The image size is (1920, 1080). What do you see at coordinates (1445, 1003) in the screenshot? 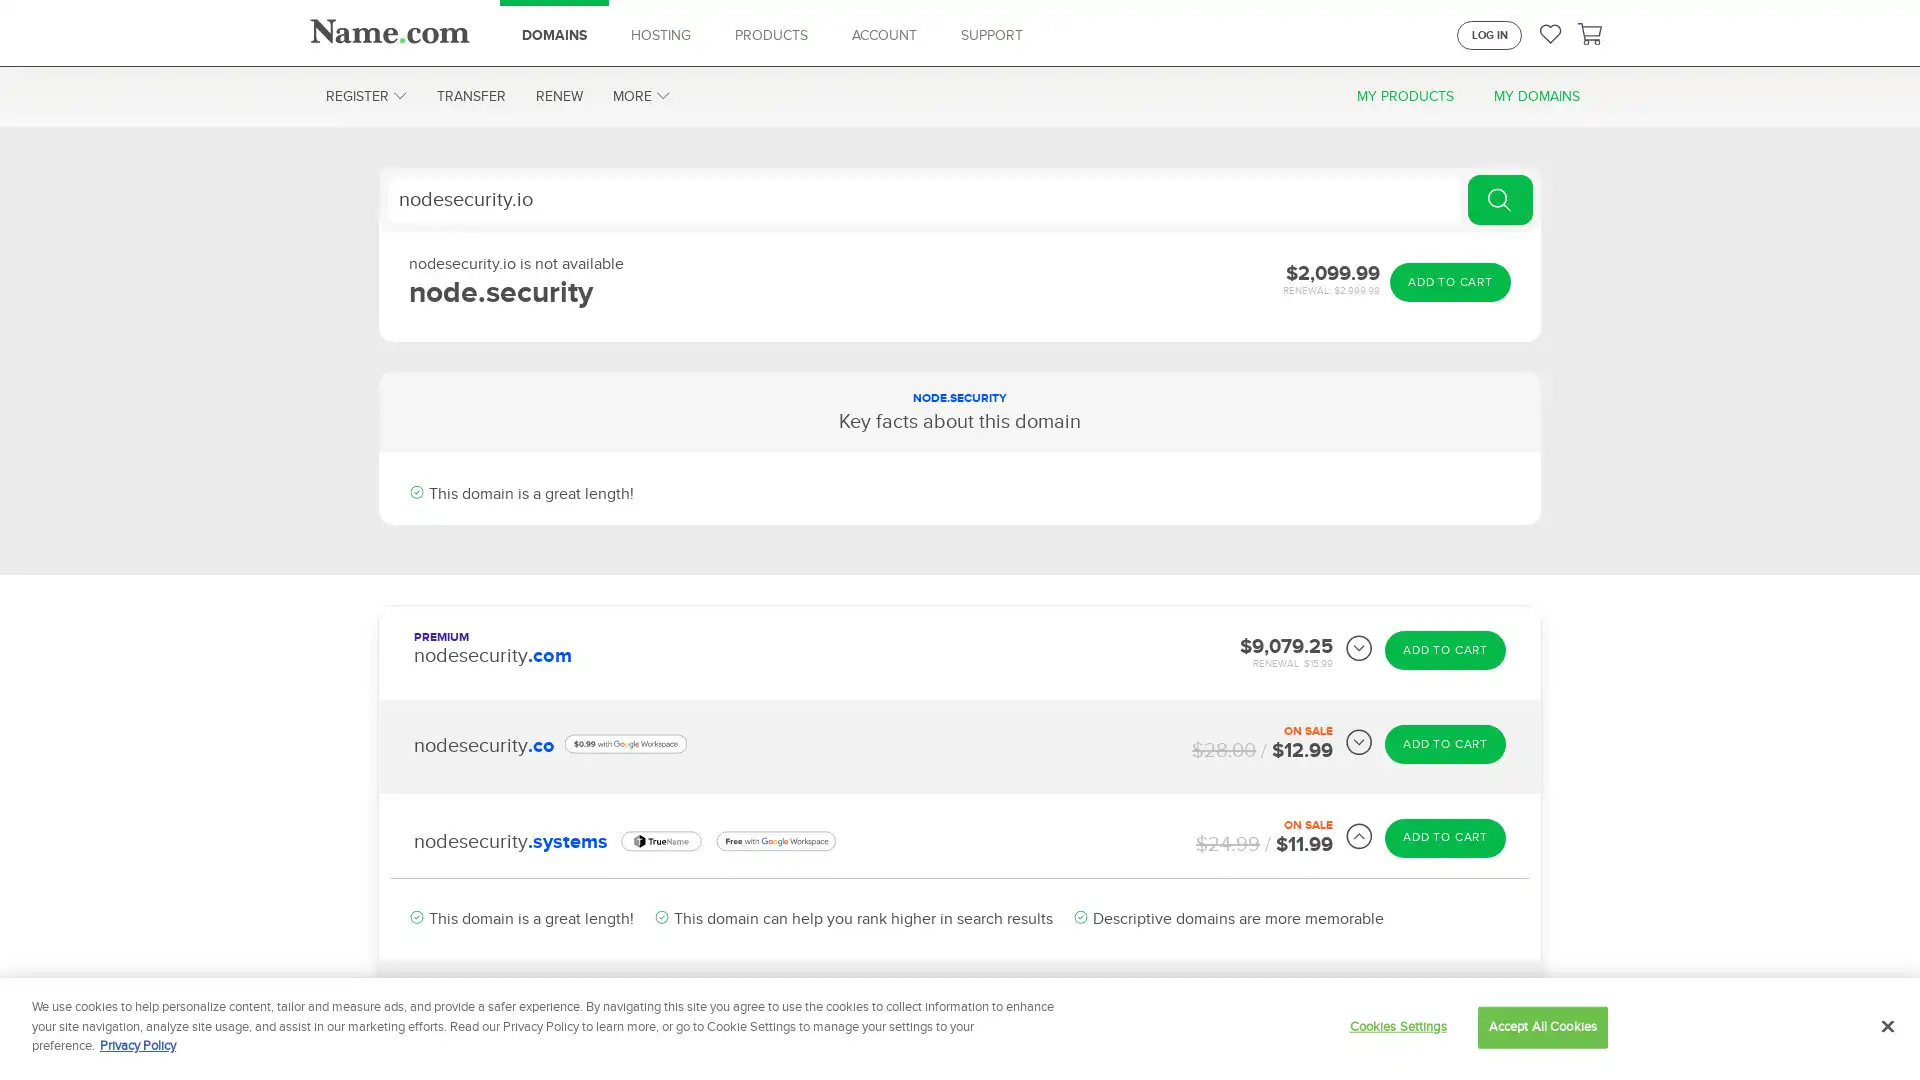
I see `ADD TO CART` at bounding box center [1445, 1003].